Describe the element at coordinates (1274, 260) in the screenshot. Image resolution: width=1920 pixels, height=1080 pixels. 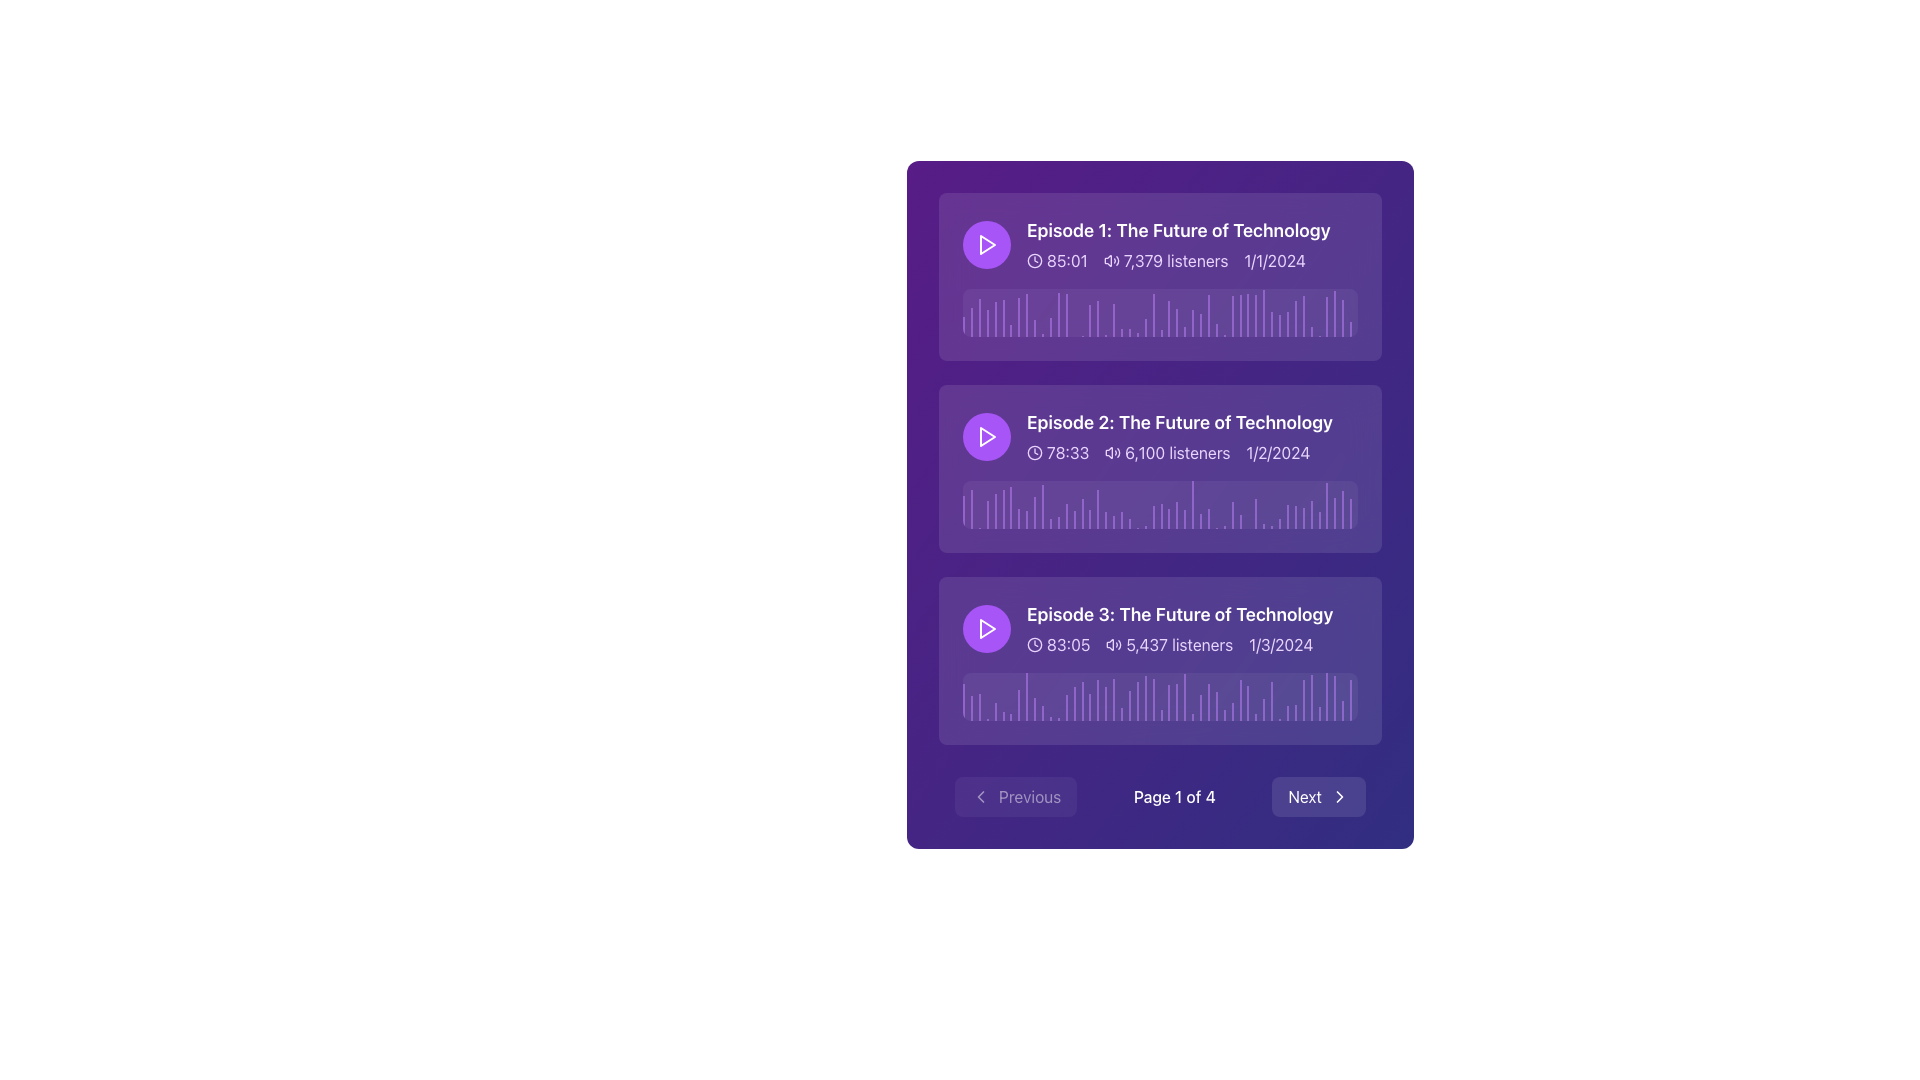
I see `the static text label that displays the release date of the audio episode, located at the top right of the first audio episode's item list` at that location.